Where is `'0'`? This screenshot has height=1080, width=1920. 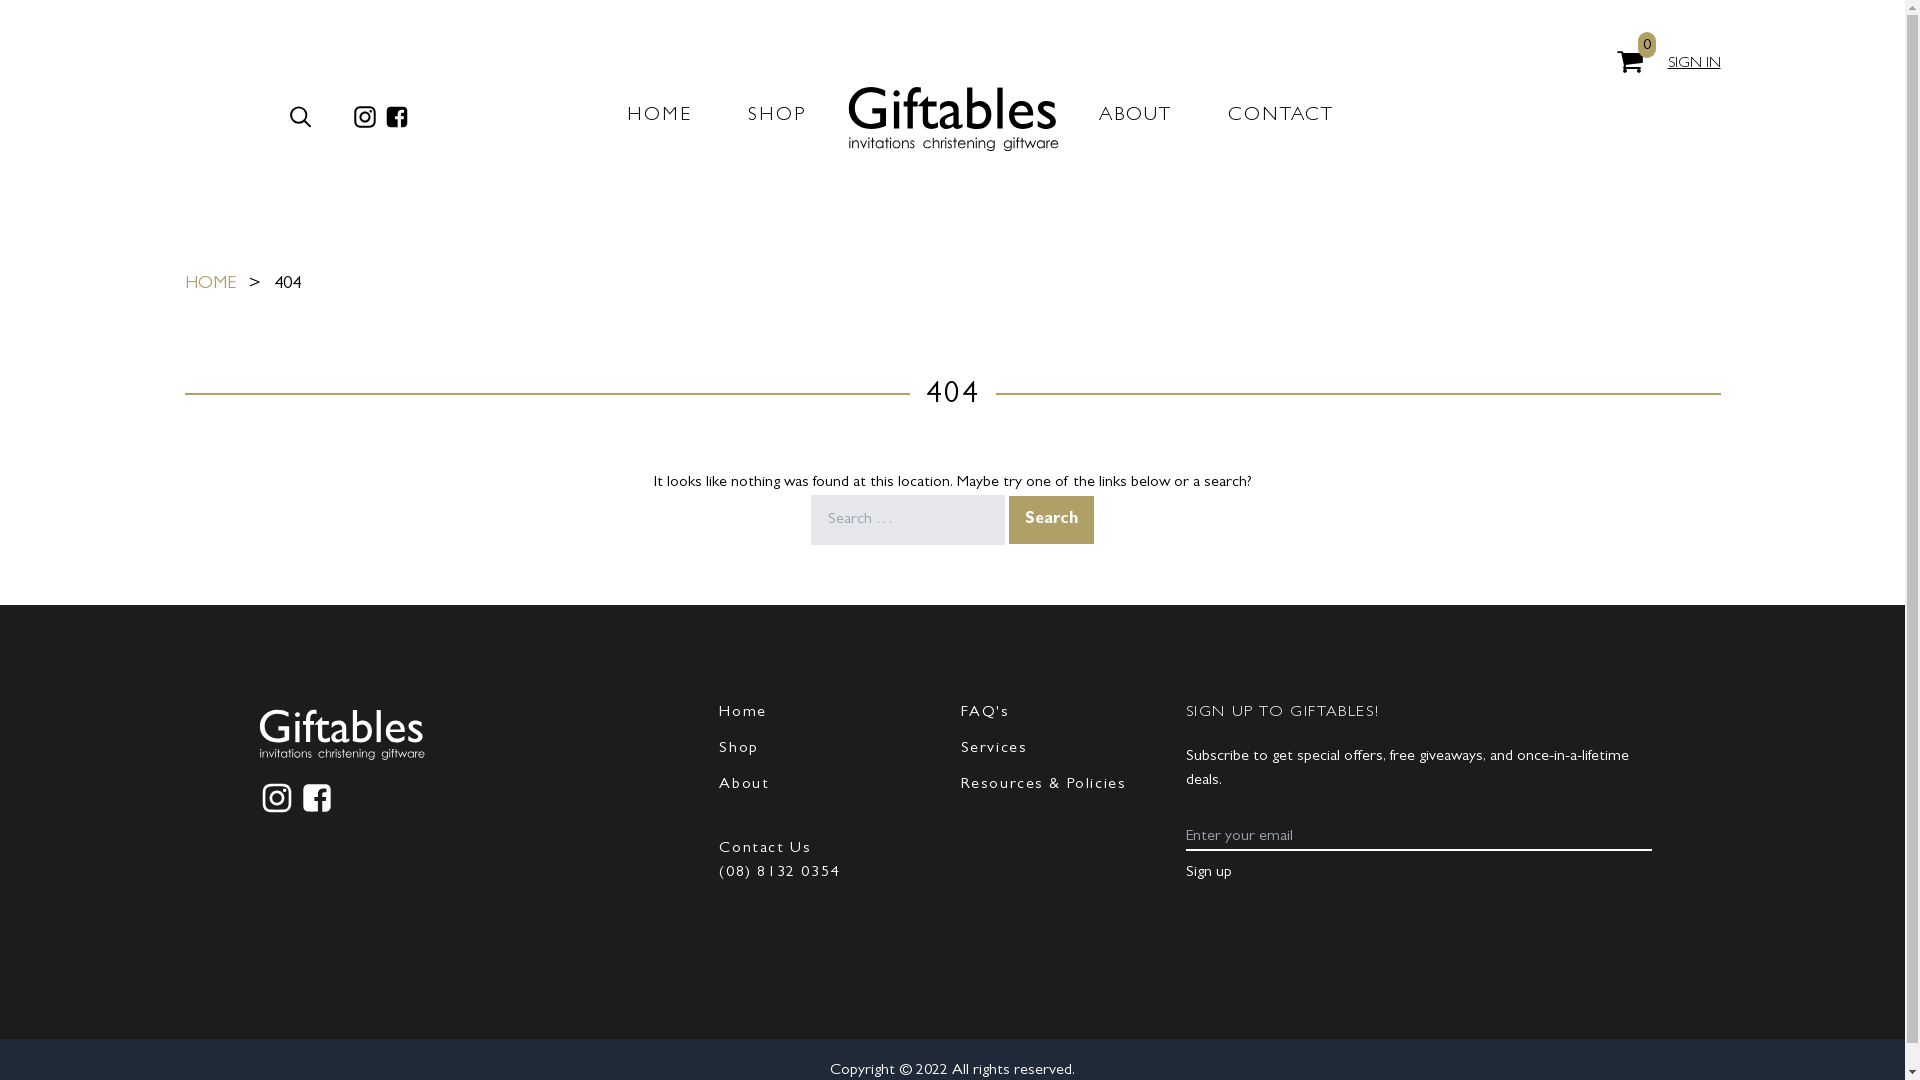 '0' is located at coordinates (1630, 60).